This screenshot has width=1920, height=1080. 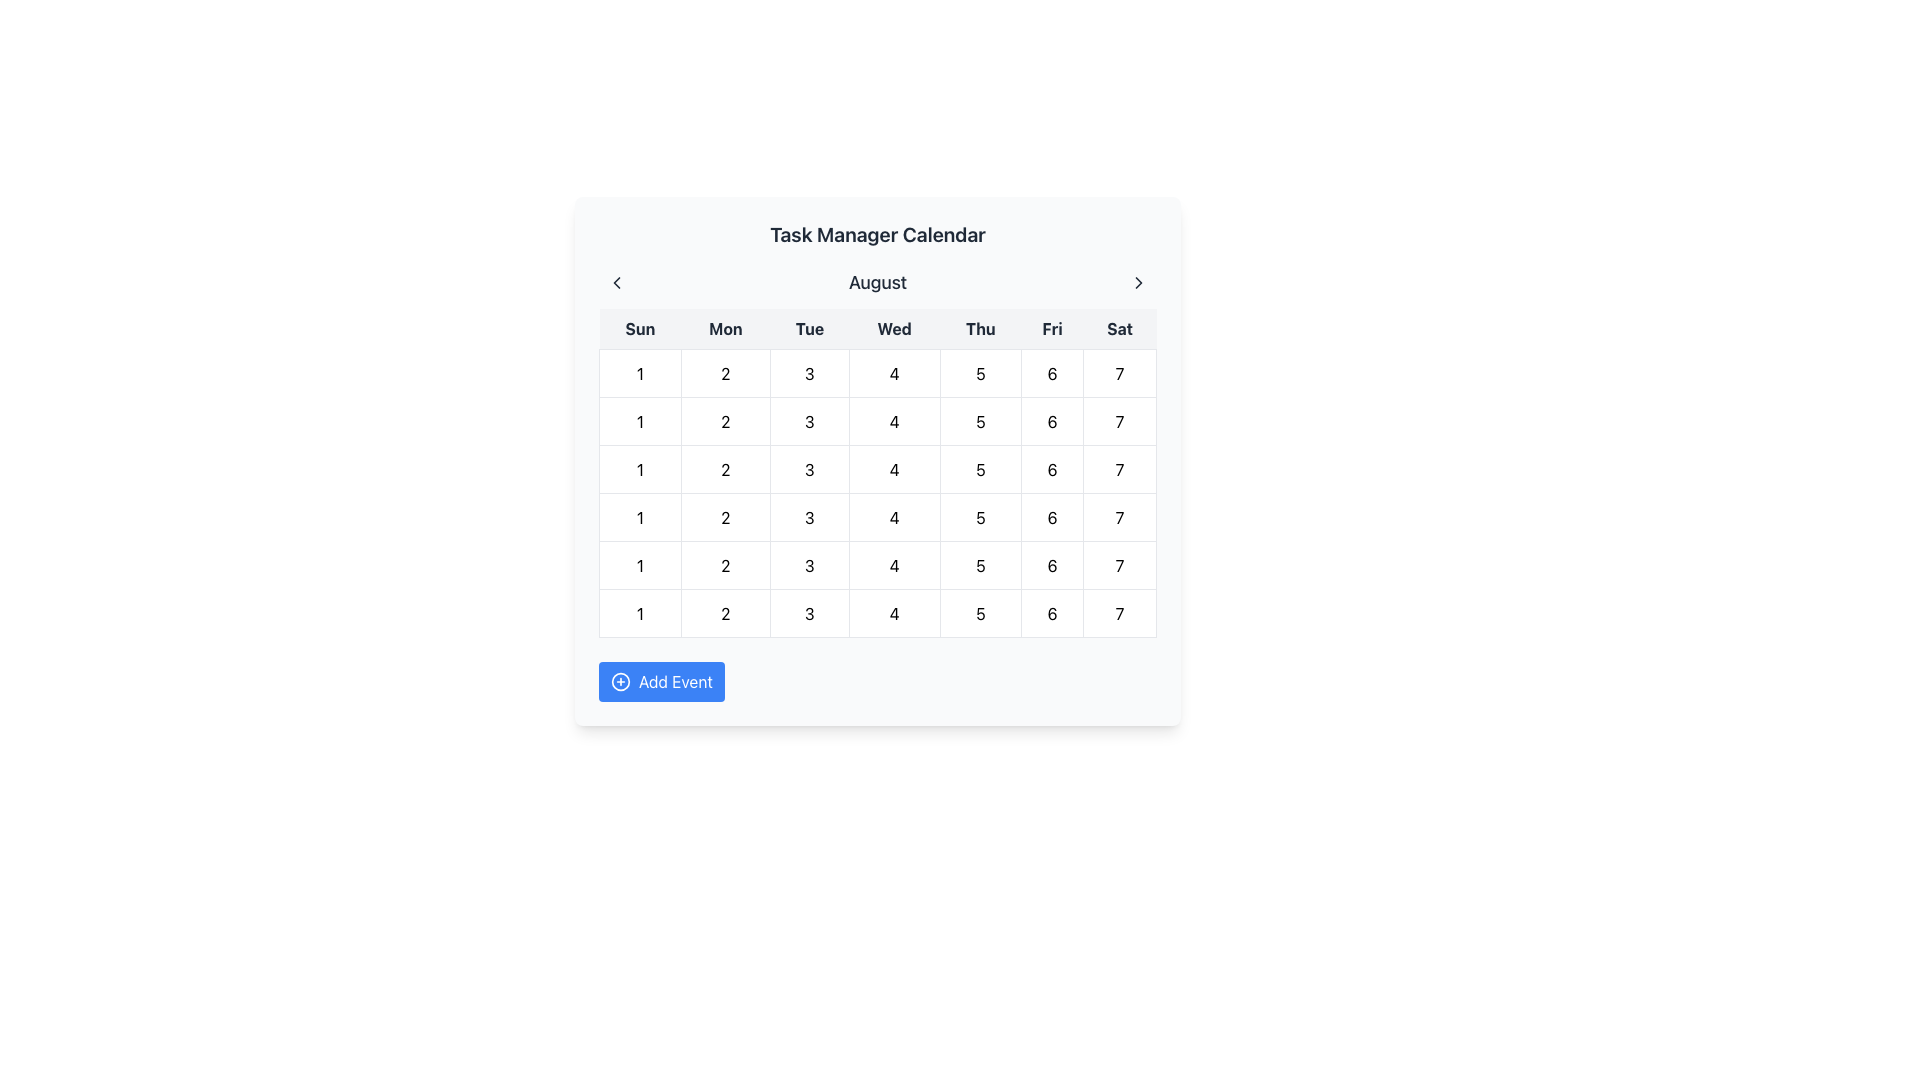 I want to click on the Text Display element representing the date '3' in the Tuesday column of the second week in the calendar grid, so click(x=809, y=516).